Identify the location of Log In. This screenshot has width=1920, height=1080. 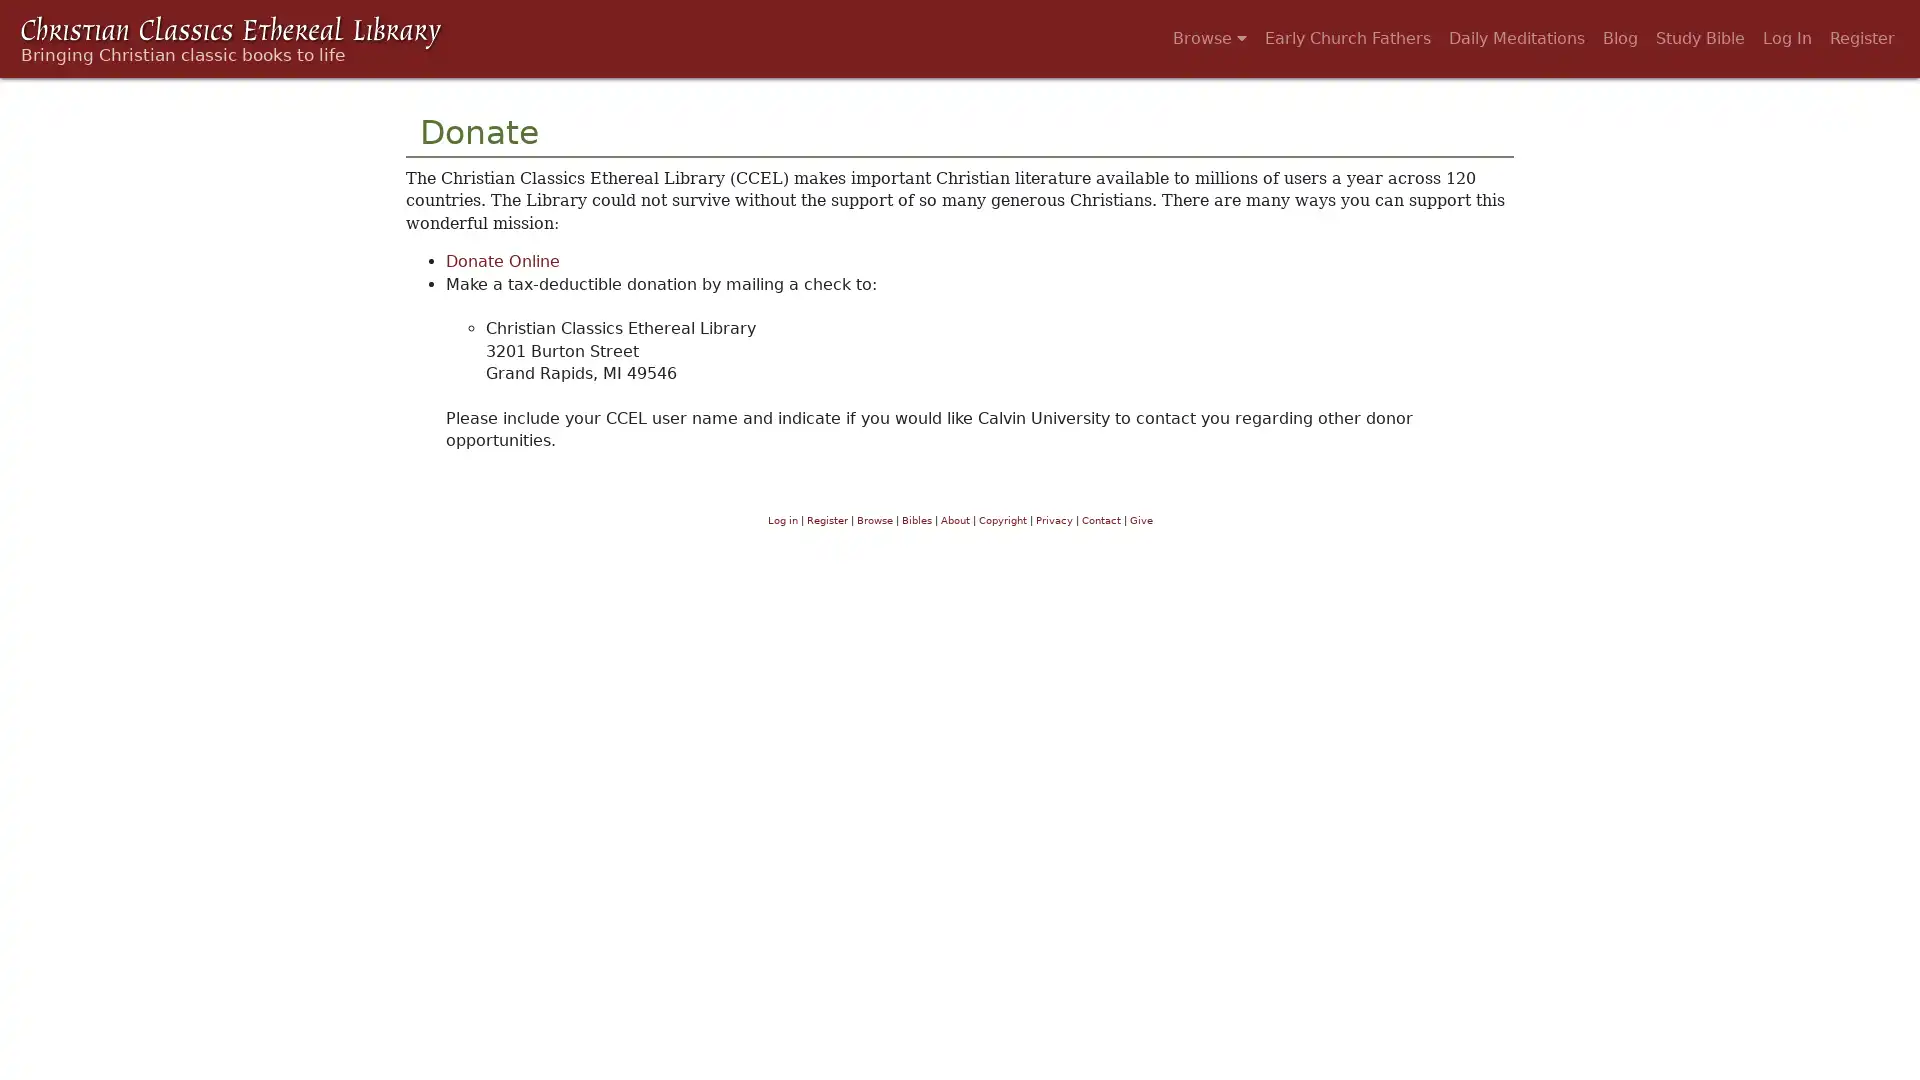
(1787, 38).